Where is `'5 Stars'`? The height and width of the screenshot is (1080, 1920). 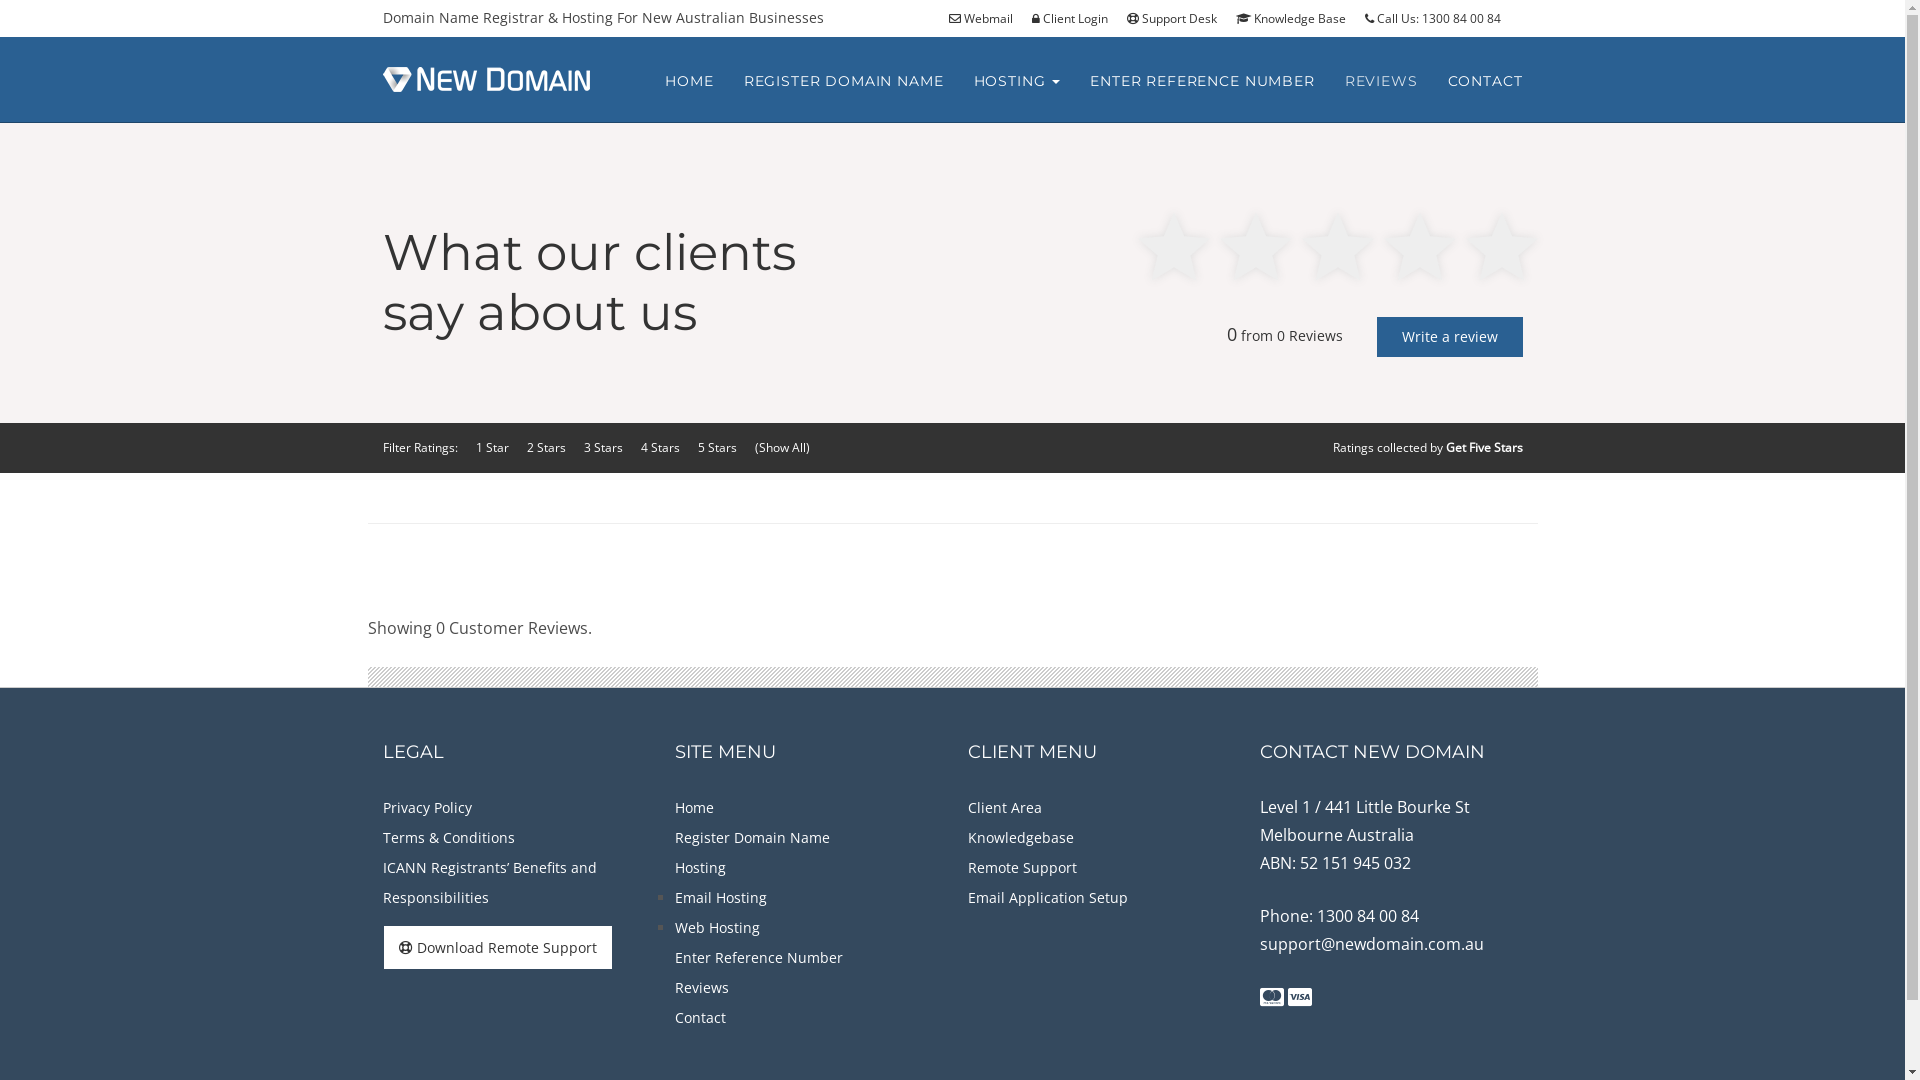 '5 Stars' is located at coordinates (717, 446).